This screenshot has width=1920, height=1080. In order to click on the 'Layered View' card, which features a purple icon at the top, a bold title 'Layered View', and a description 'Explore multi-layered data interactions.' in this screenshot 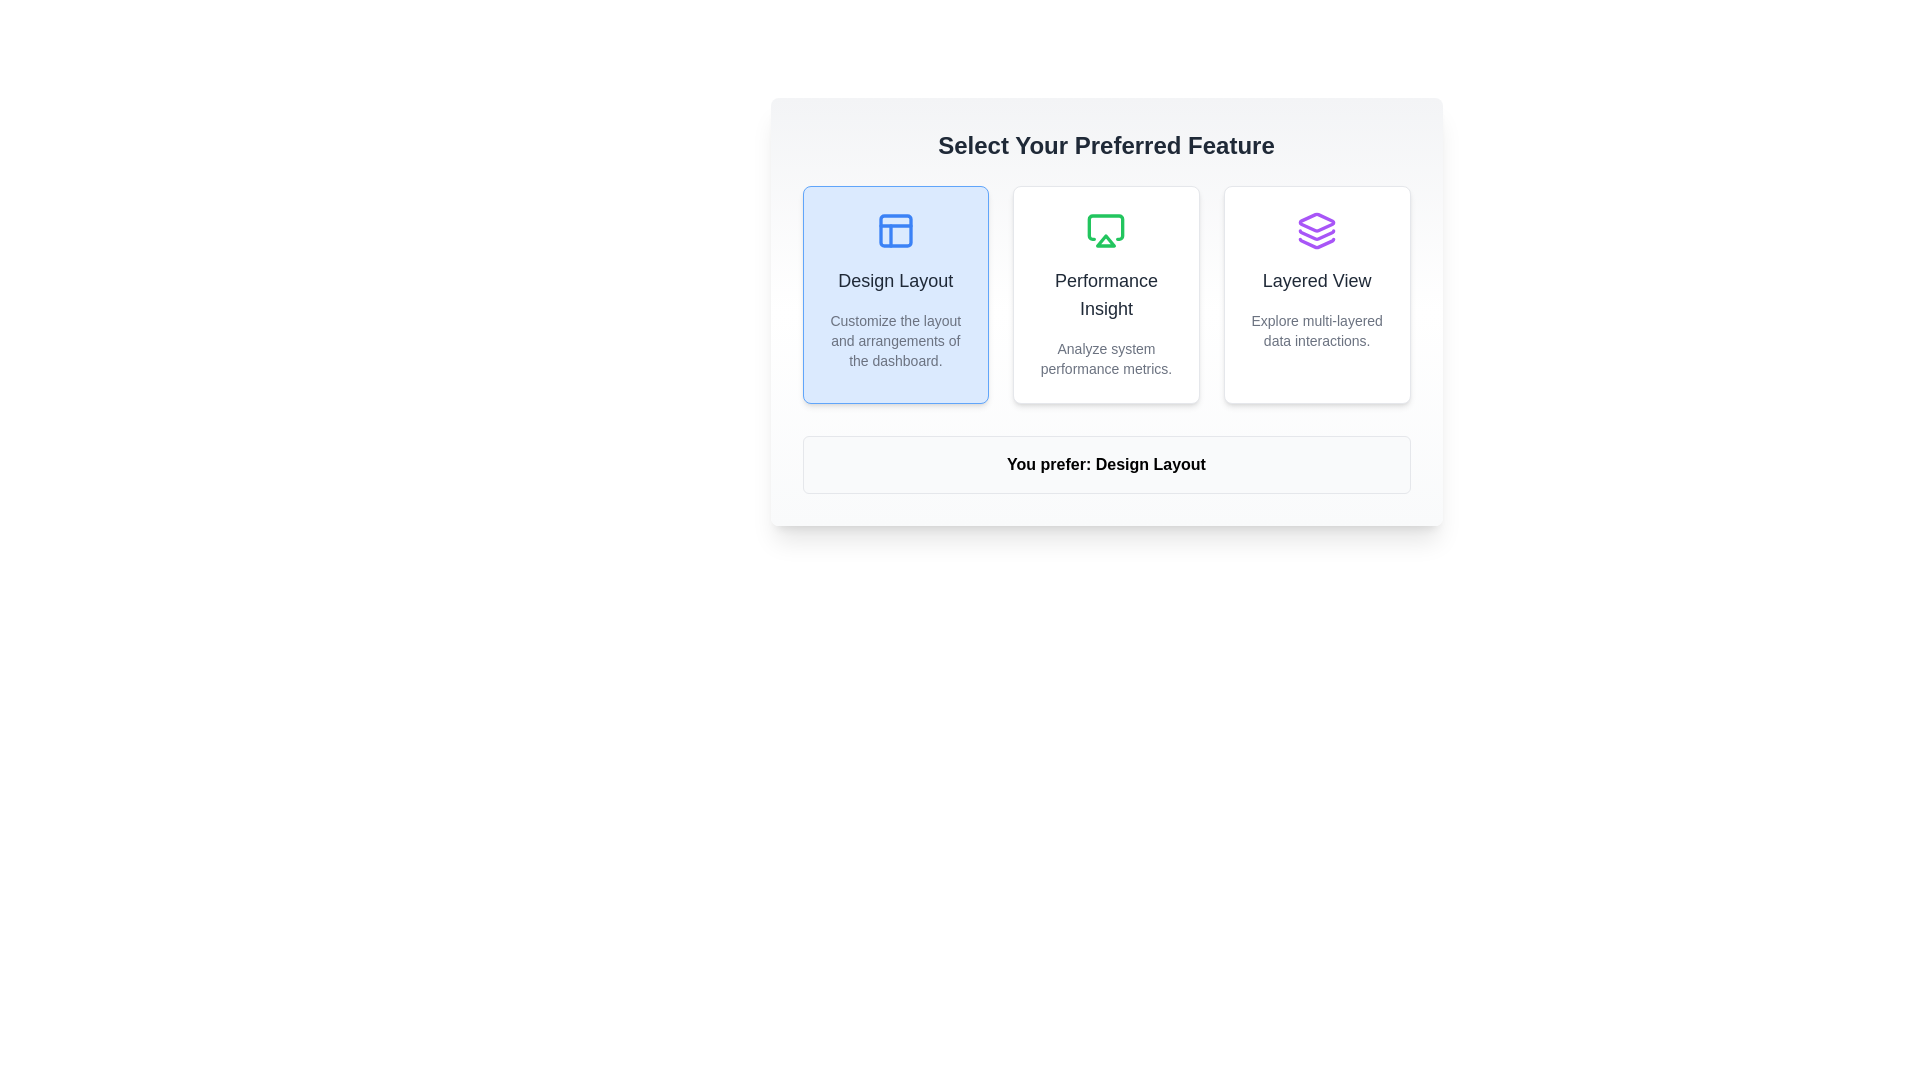, I will do `click(1316, 294)`.